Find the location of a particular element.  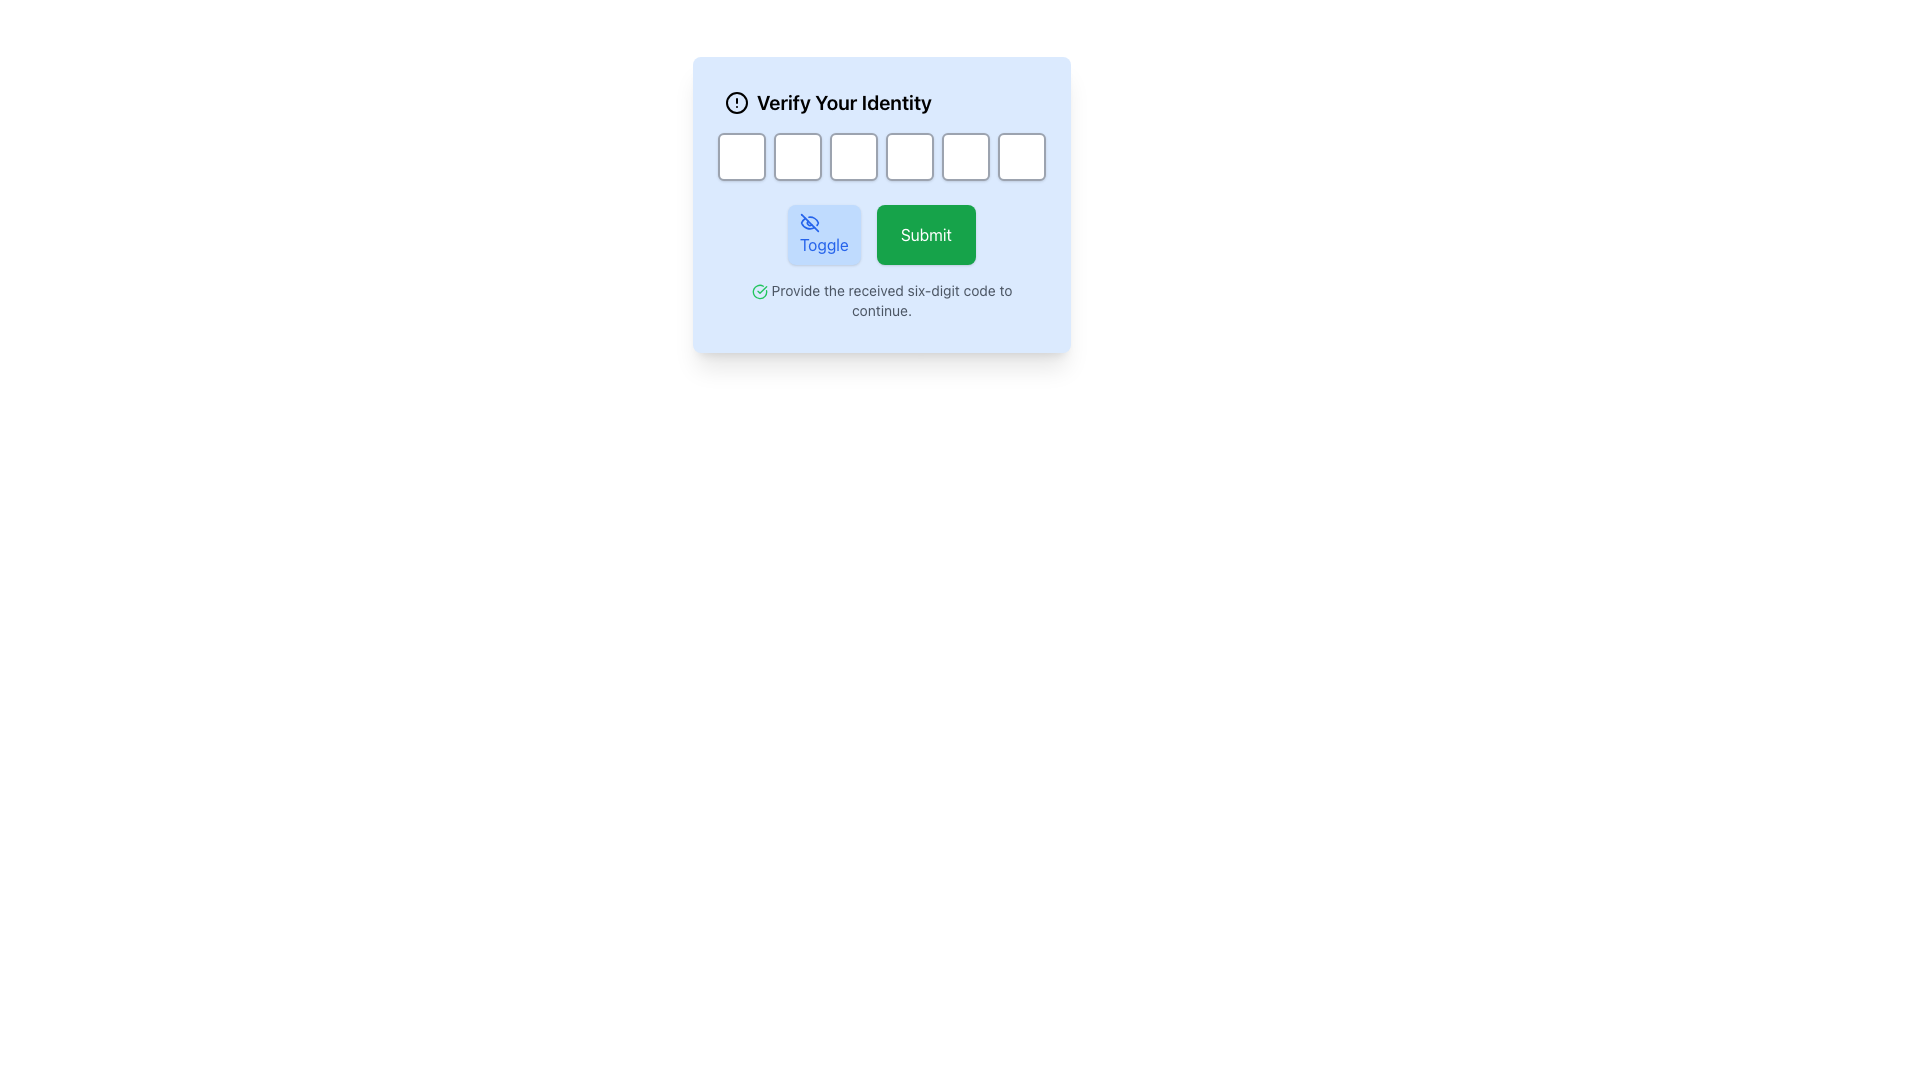

the eye icon component within the 'Toggle' button, which symbolizes visibility settings is located at coordinates (810, 223).